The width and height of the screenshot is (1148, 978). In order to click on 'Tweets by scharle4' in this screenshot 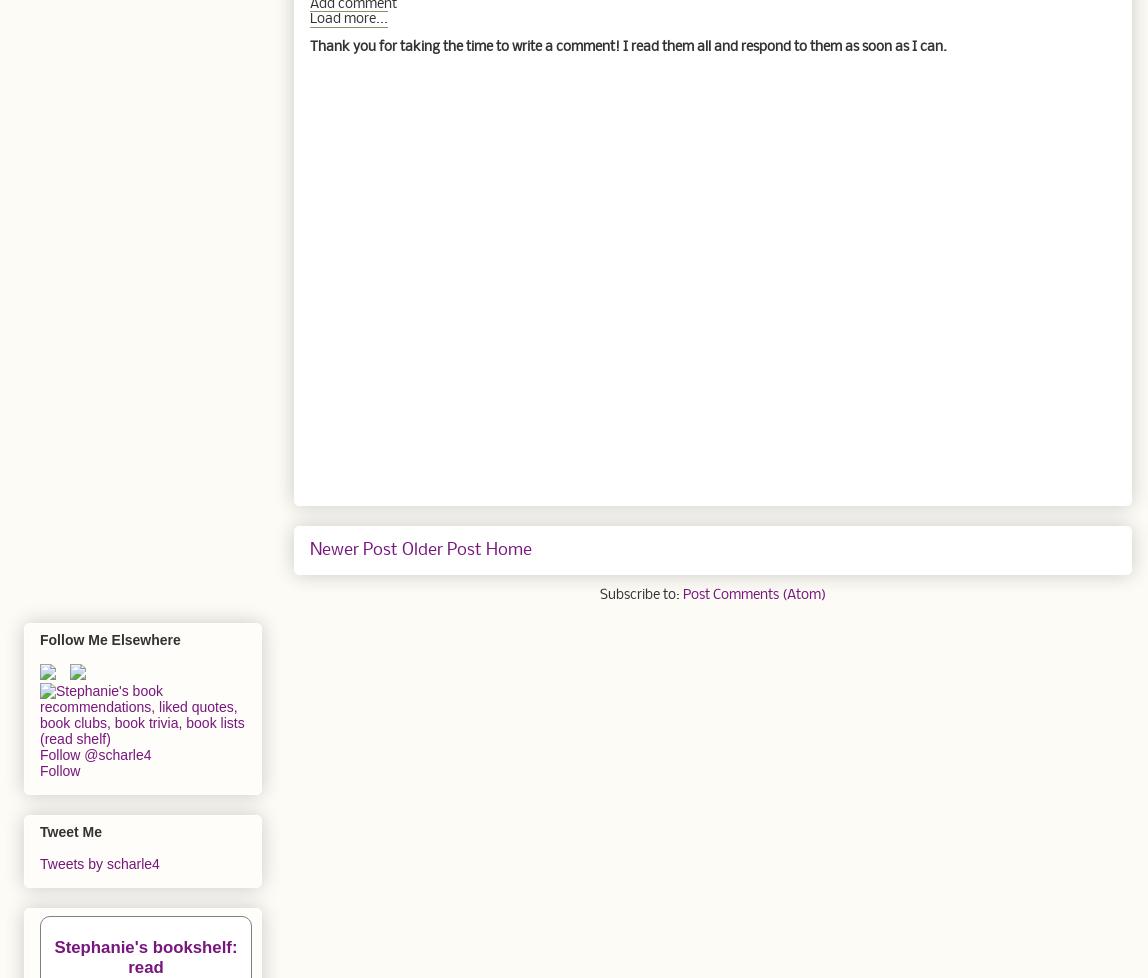, I will do `click(99, 862)`.